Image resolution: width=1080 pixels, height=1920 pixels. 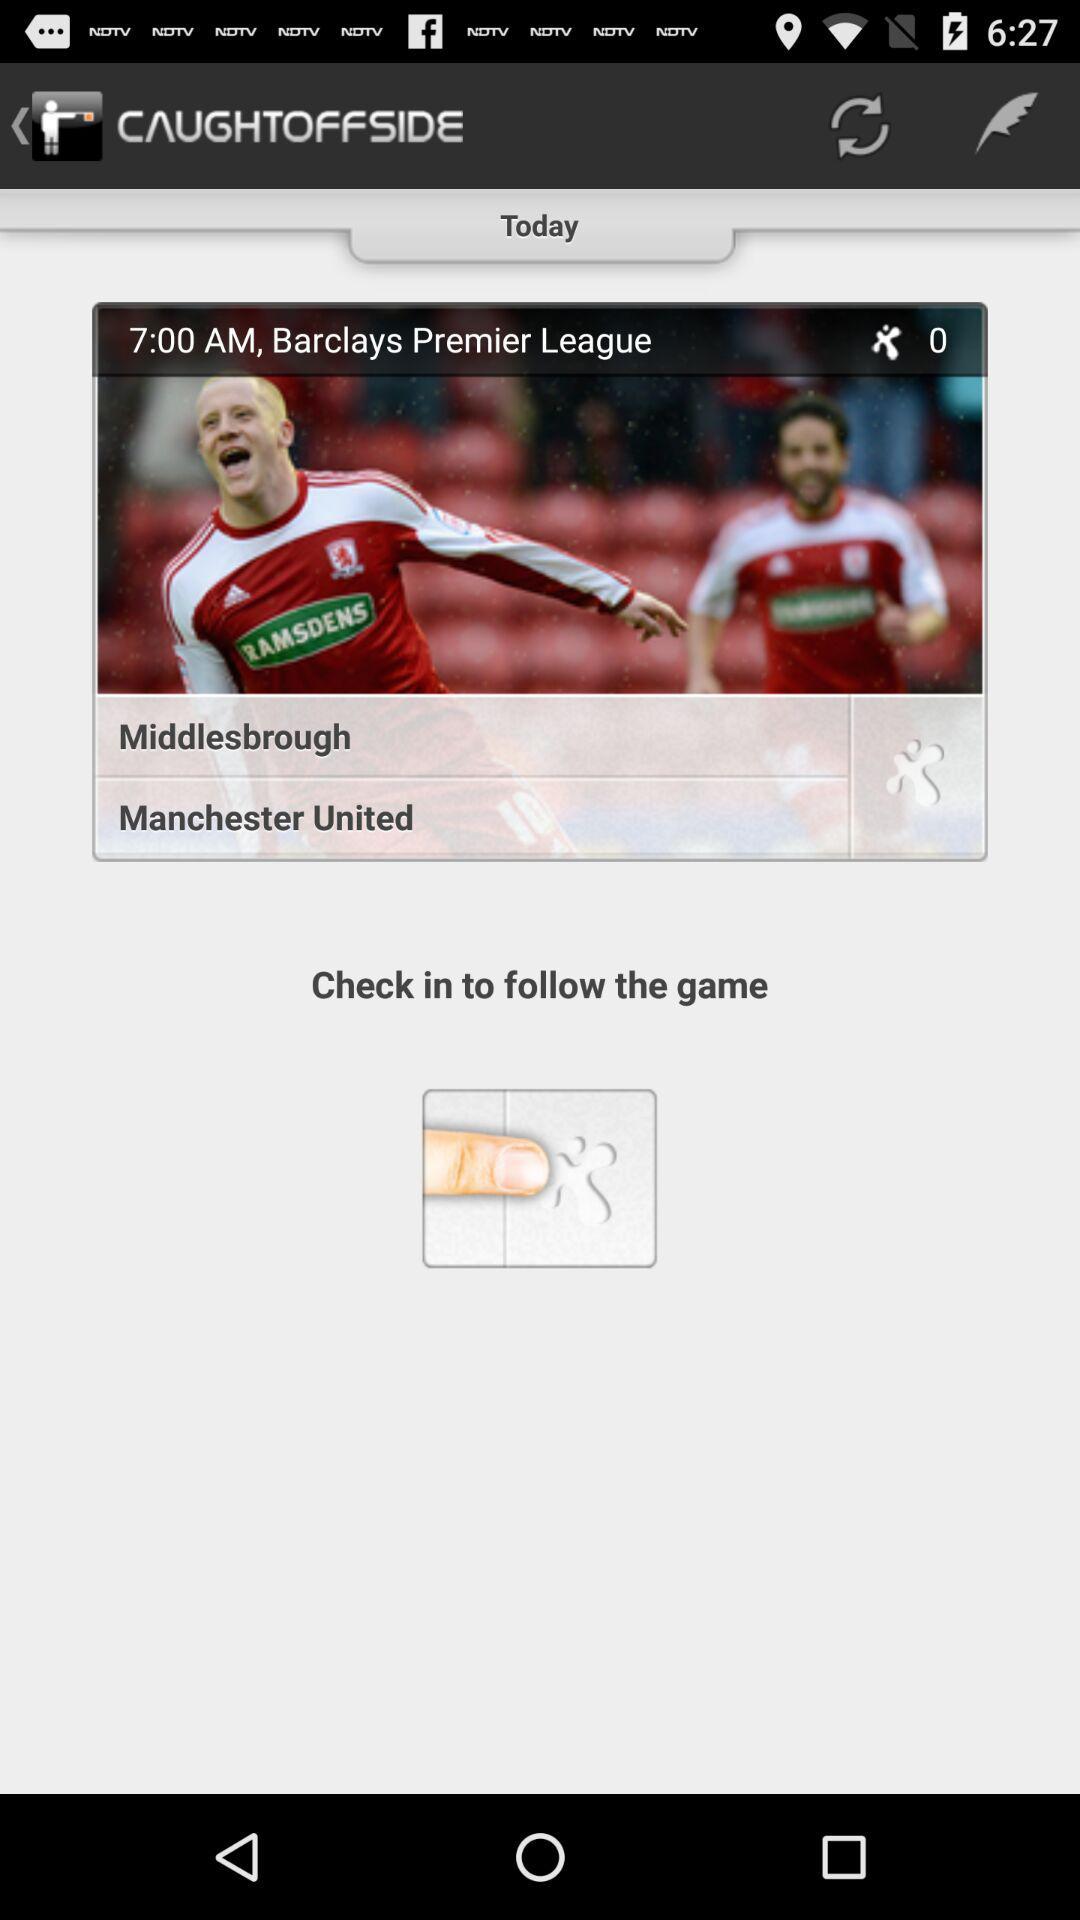 What do you see at coordinates (538, 216) in the screenshot?
I see `the today icon` at bounding box center [538, 216].